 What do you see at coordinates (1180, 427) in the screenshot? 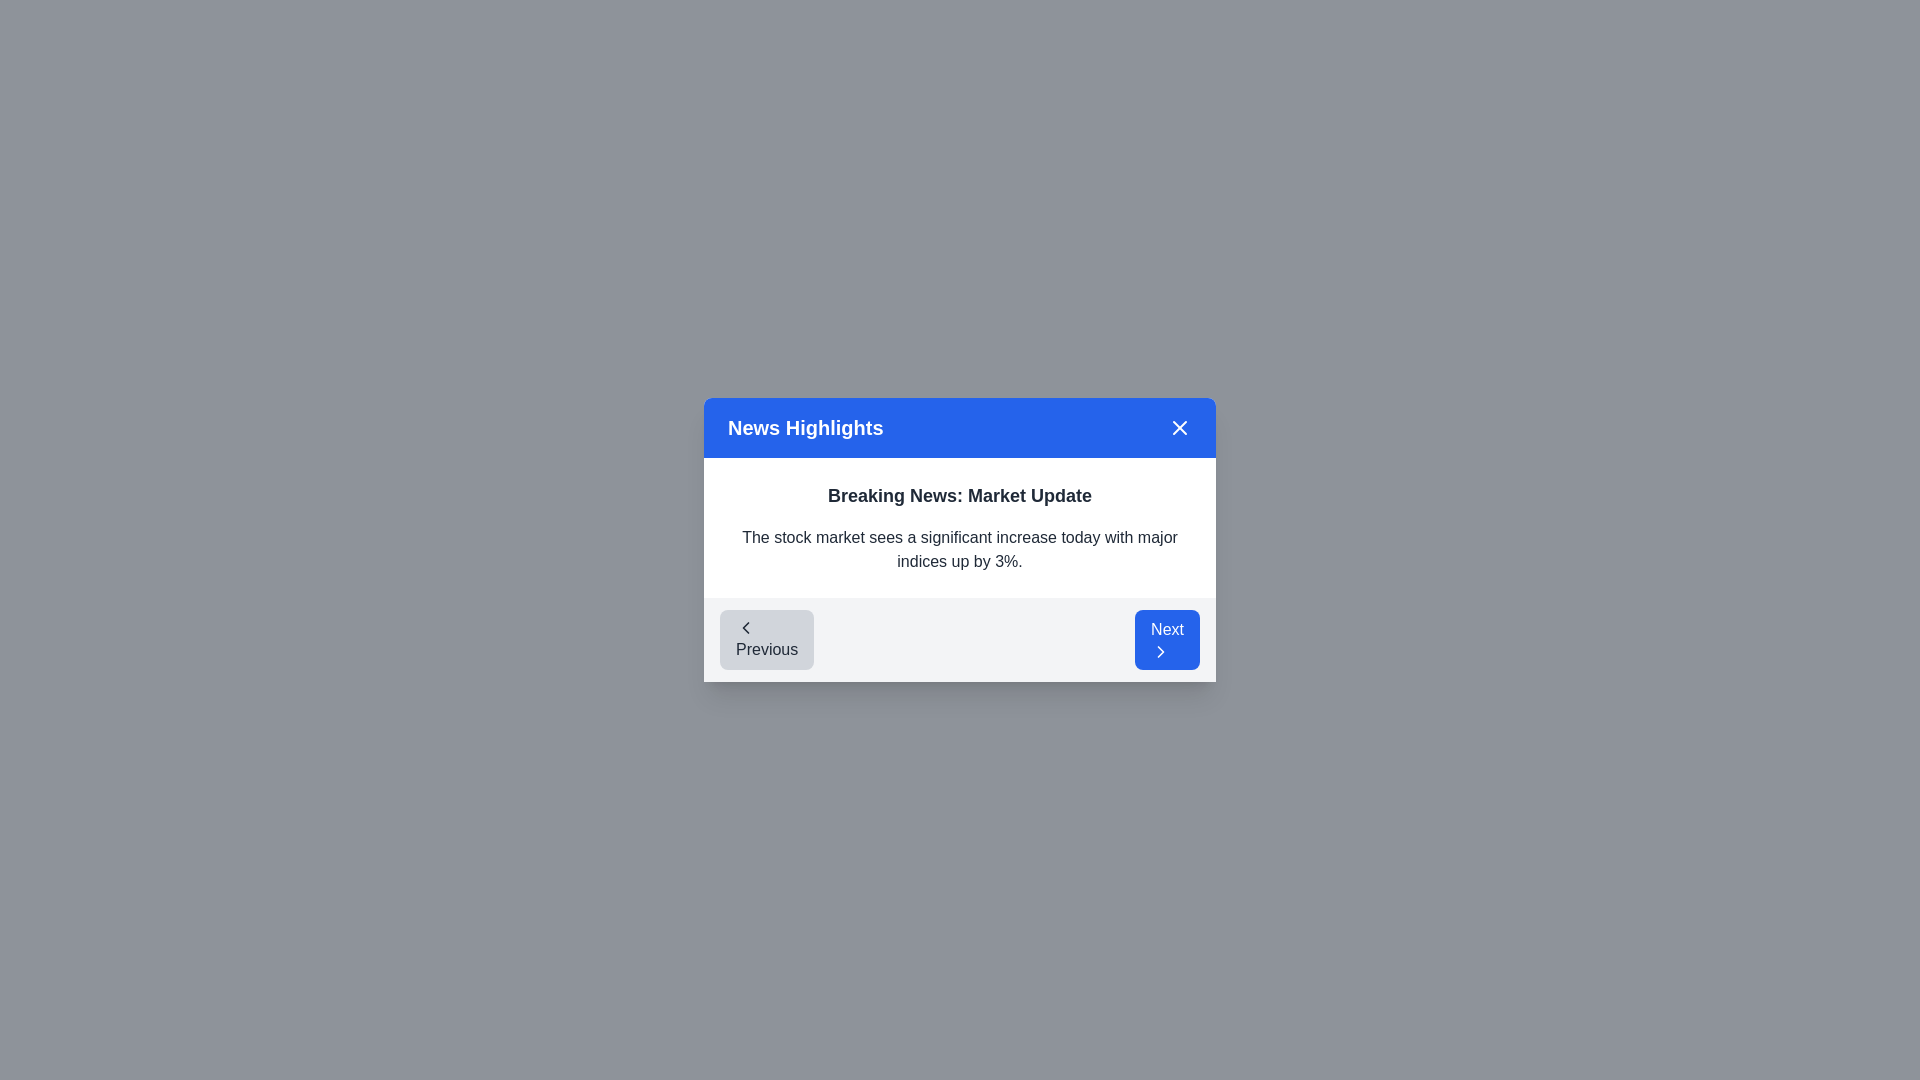
I see `the close button located in the top-right corner of the 'News Highlights' header` at bounding box center [1180, 427].